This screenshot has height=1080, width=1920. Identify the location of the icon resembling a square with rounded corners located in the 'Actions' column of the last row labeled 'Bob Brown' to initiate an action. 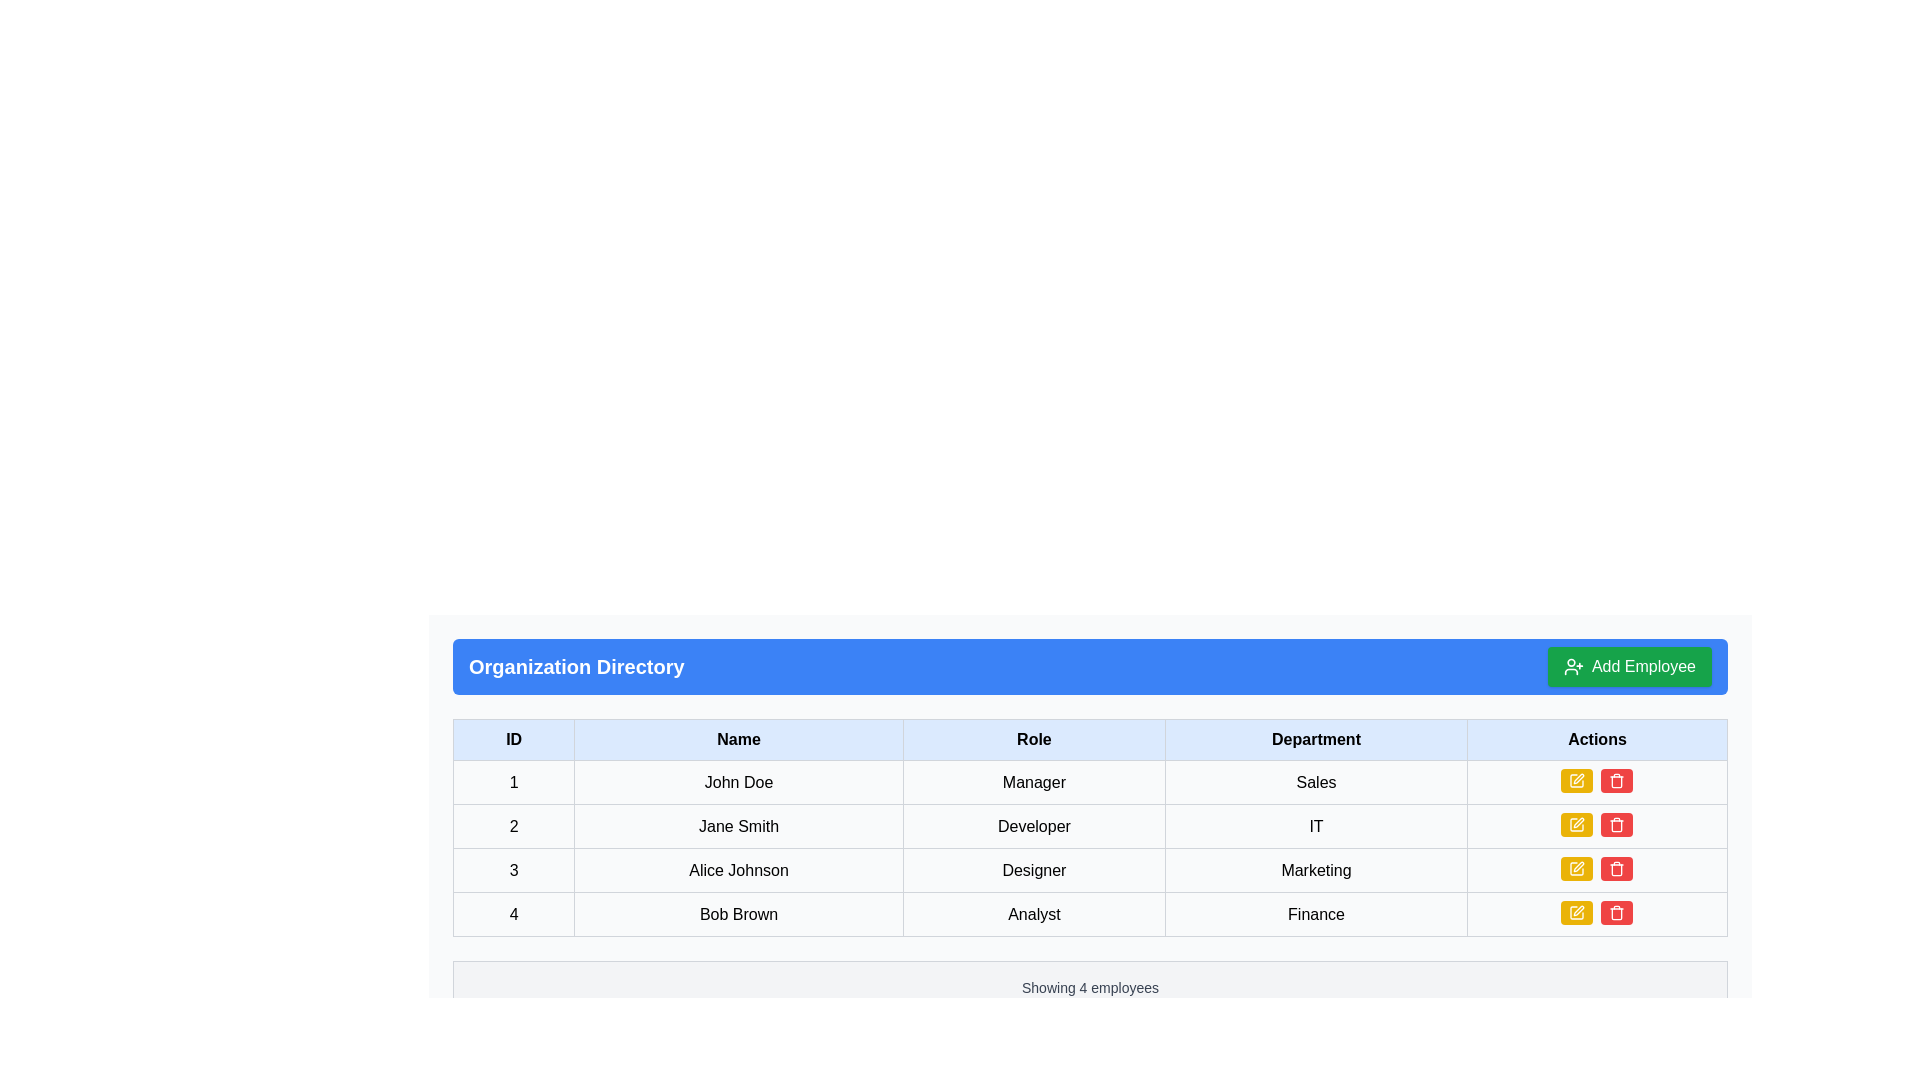
(1576, 779).